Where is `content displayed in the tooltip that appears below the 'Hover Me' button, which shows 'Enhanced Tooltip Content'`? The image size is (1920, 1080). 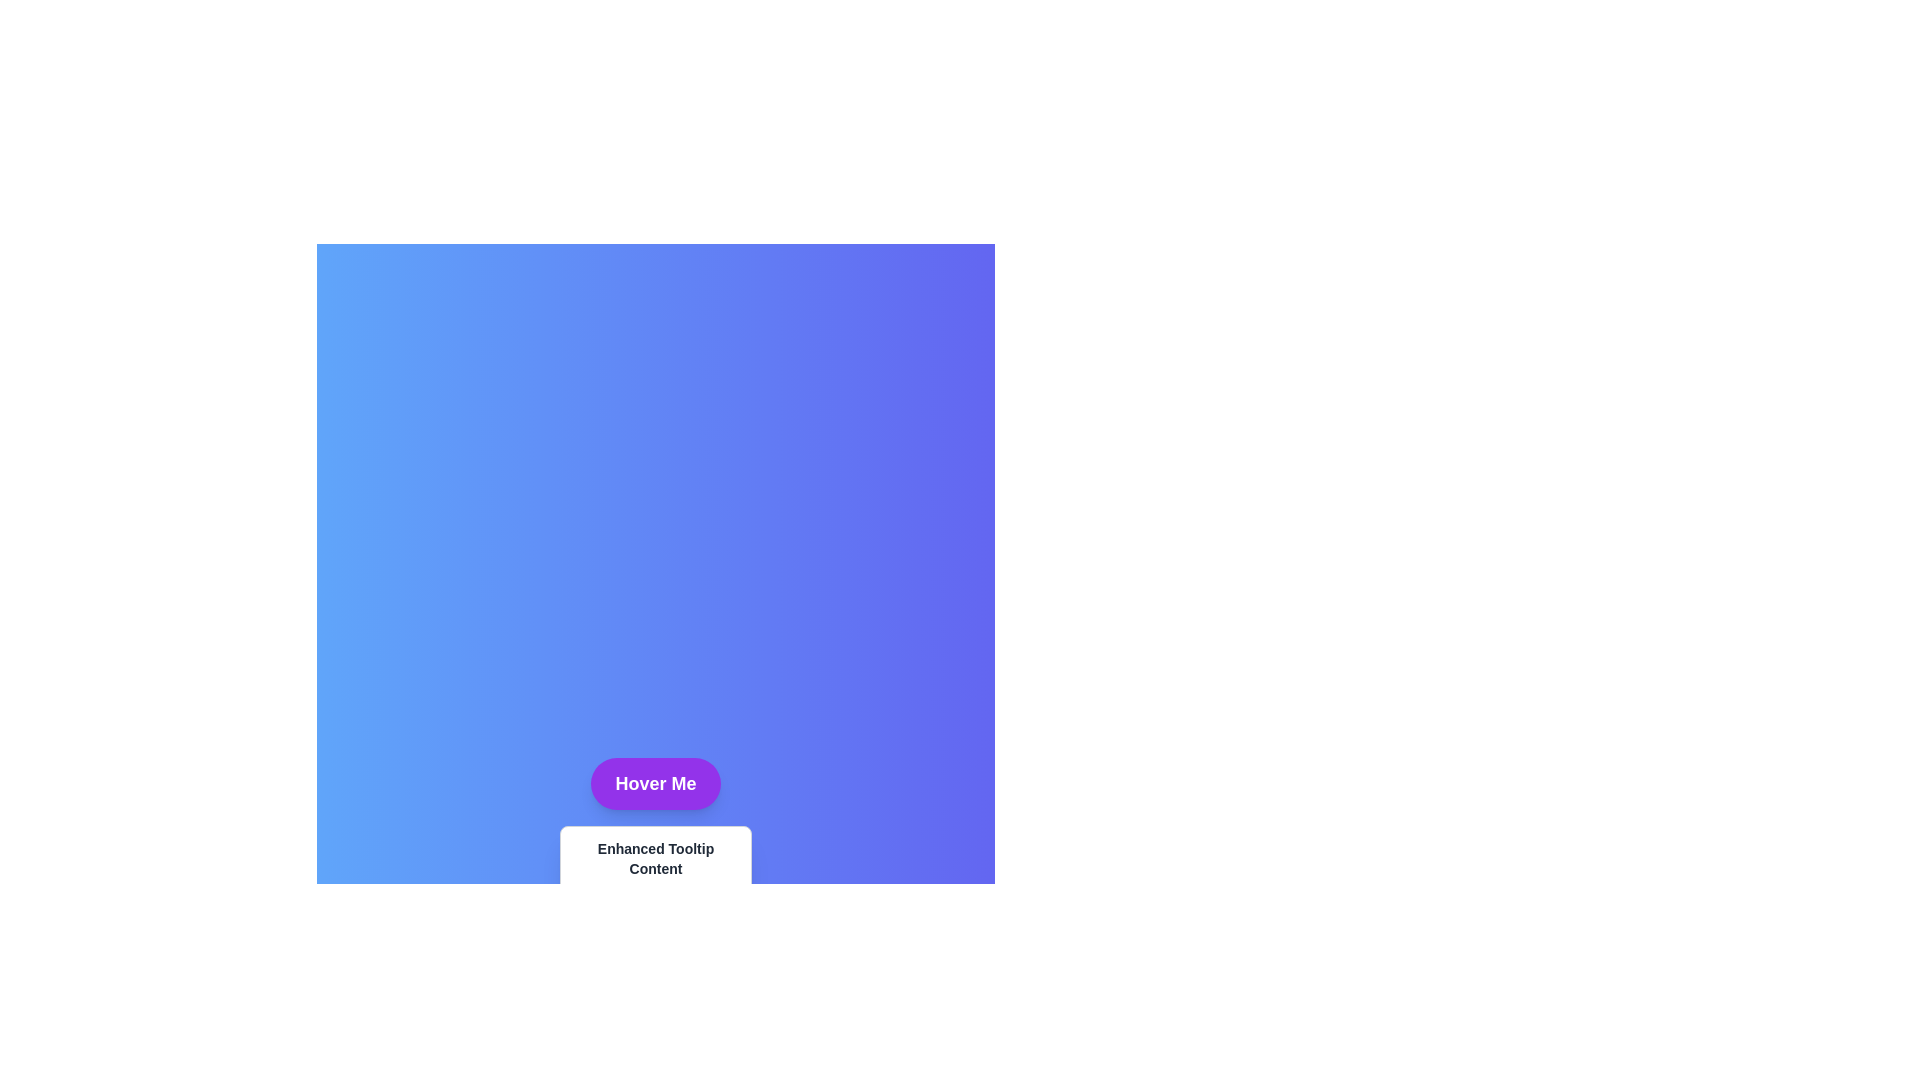
content displayed in the tooltip that appears below the 'Hover Me' button, which shows 'Enhanced Tooltip Content' is located at coordinates (656, 858).